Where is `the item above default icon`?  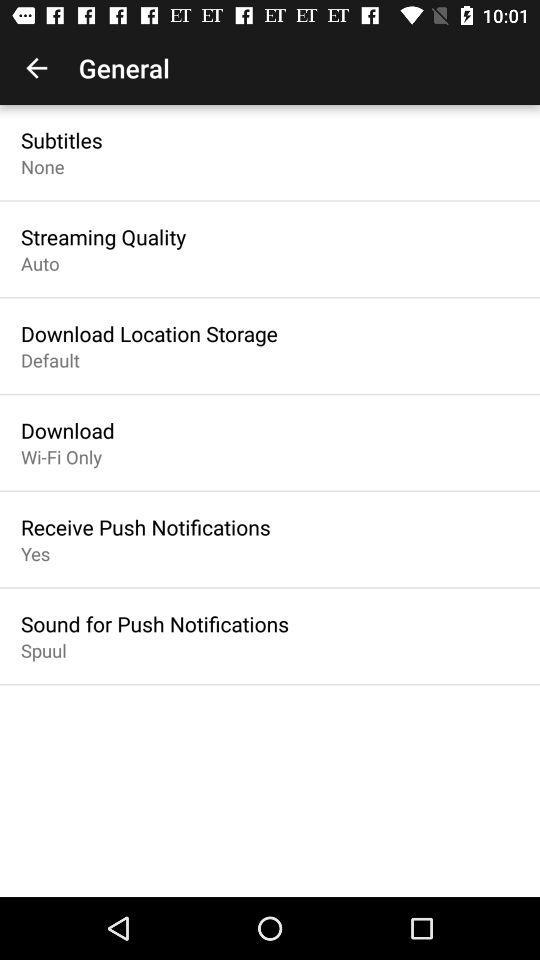 the item above default icon is located at coordinates (148, 333).